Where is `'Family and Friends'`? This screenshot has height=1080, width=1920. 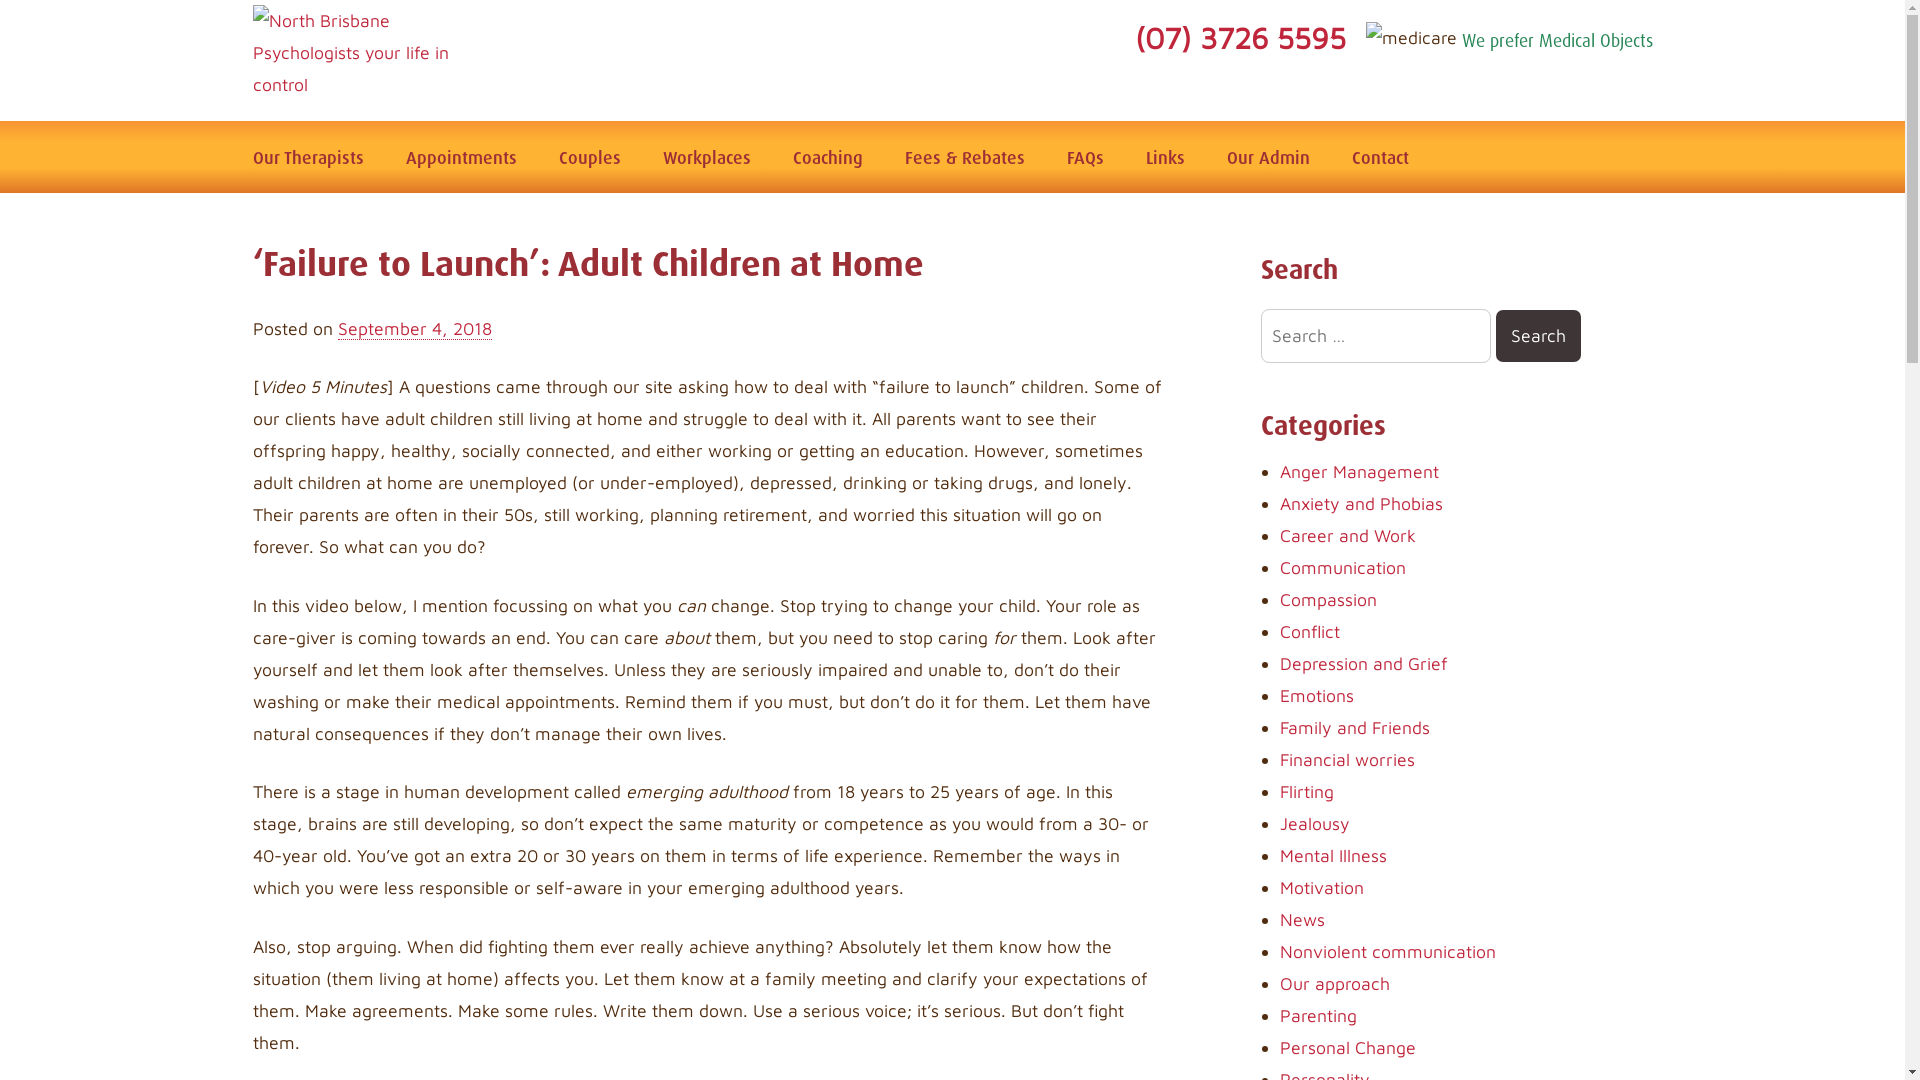
'Family and Friends' is located at coordinates (1354, 727).